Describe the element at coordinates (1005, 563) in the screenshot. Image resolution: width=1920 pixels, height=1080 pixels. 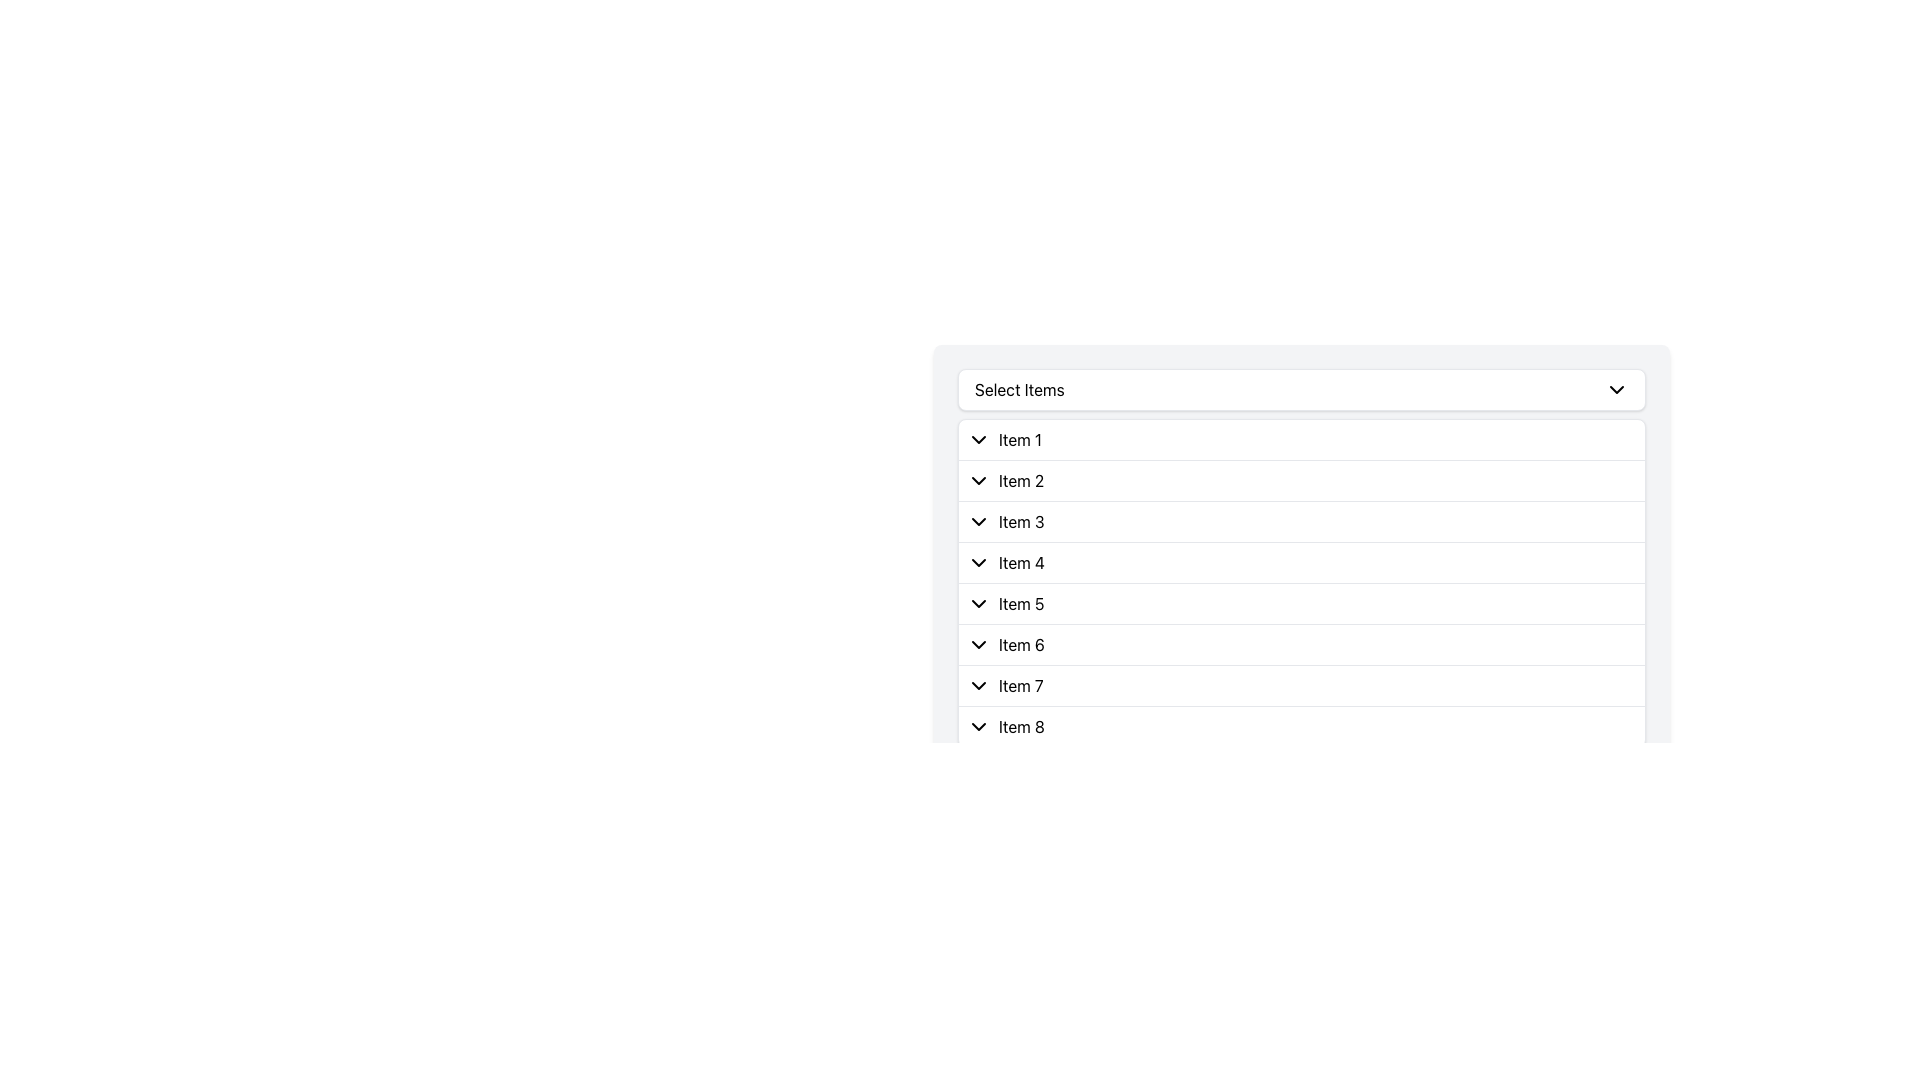
I see `the fourth entry in the list menu that contains an icon and text` at that location.